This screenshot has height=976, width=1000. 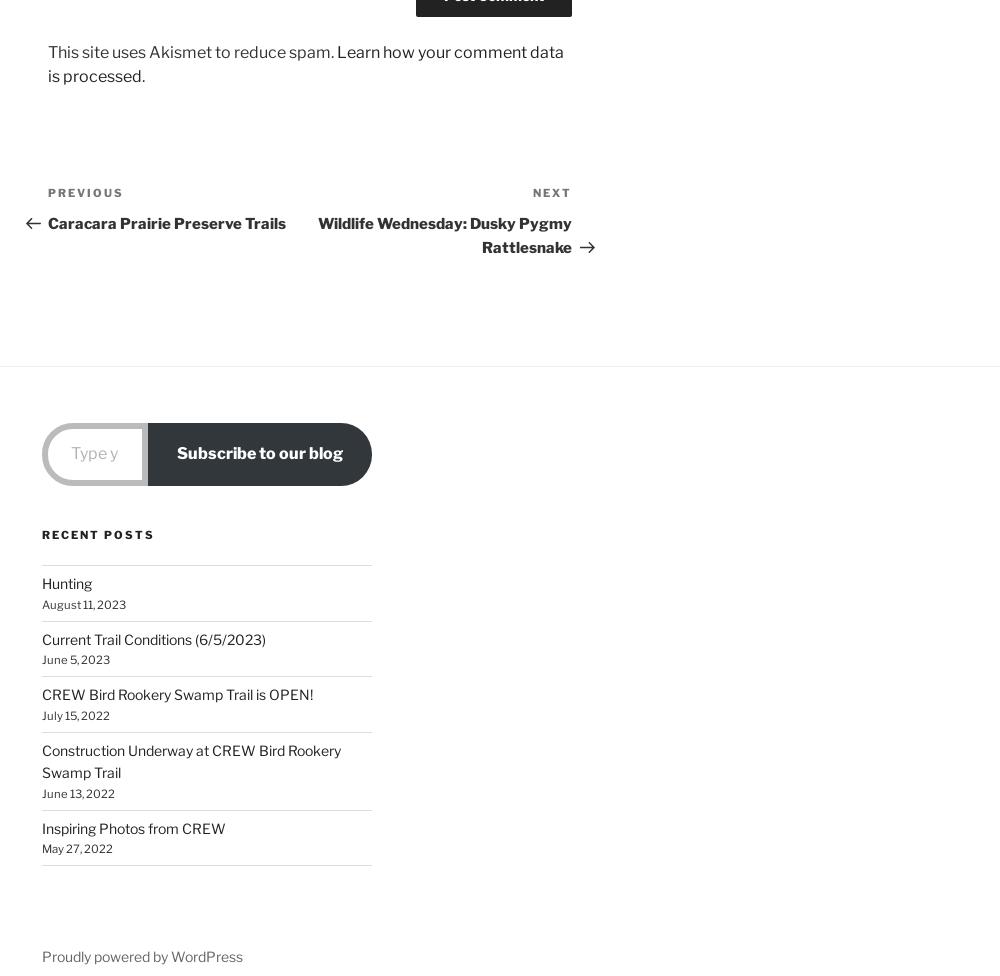 I want to click on 'June 13, 2022', so click(x=42, y=793).